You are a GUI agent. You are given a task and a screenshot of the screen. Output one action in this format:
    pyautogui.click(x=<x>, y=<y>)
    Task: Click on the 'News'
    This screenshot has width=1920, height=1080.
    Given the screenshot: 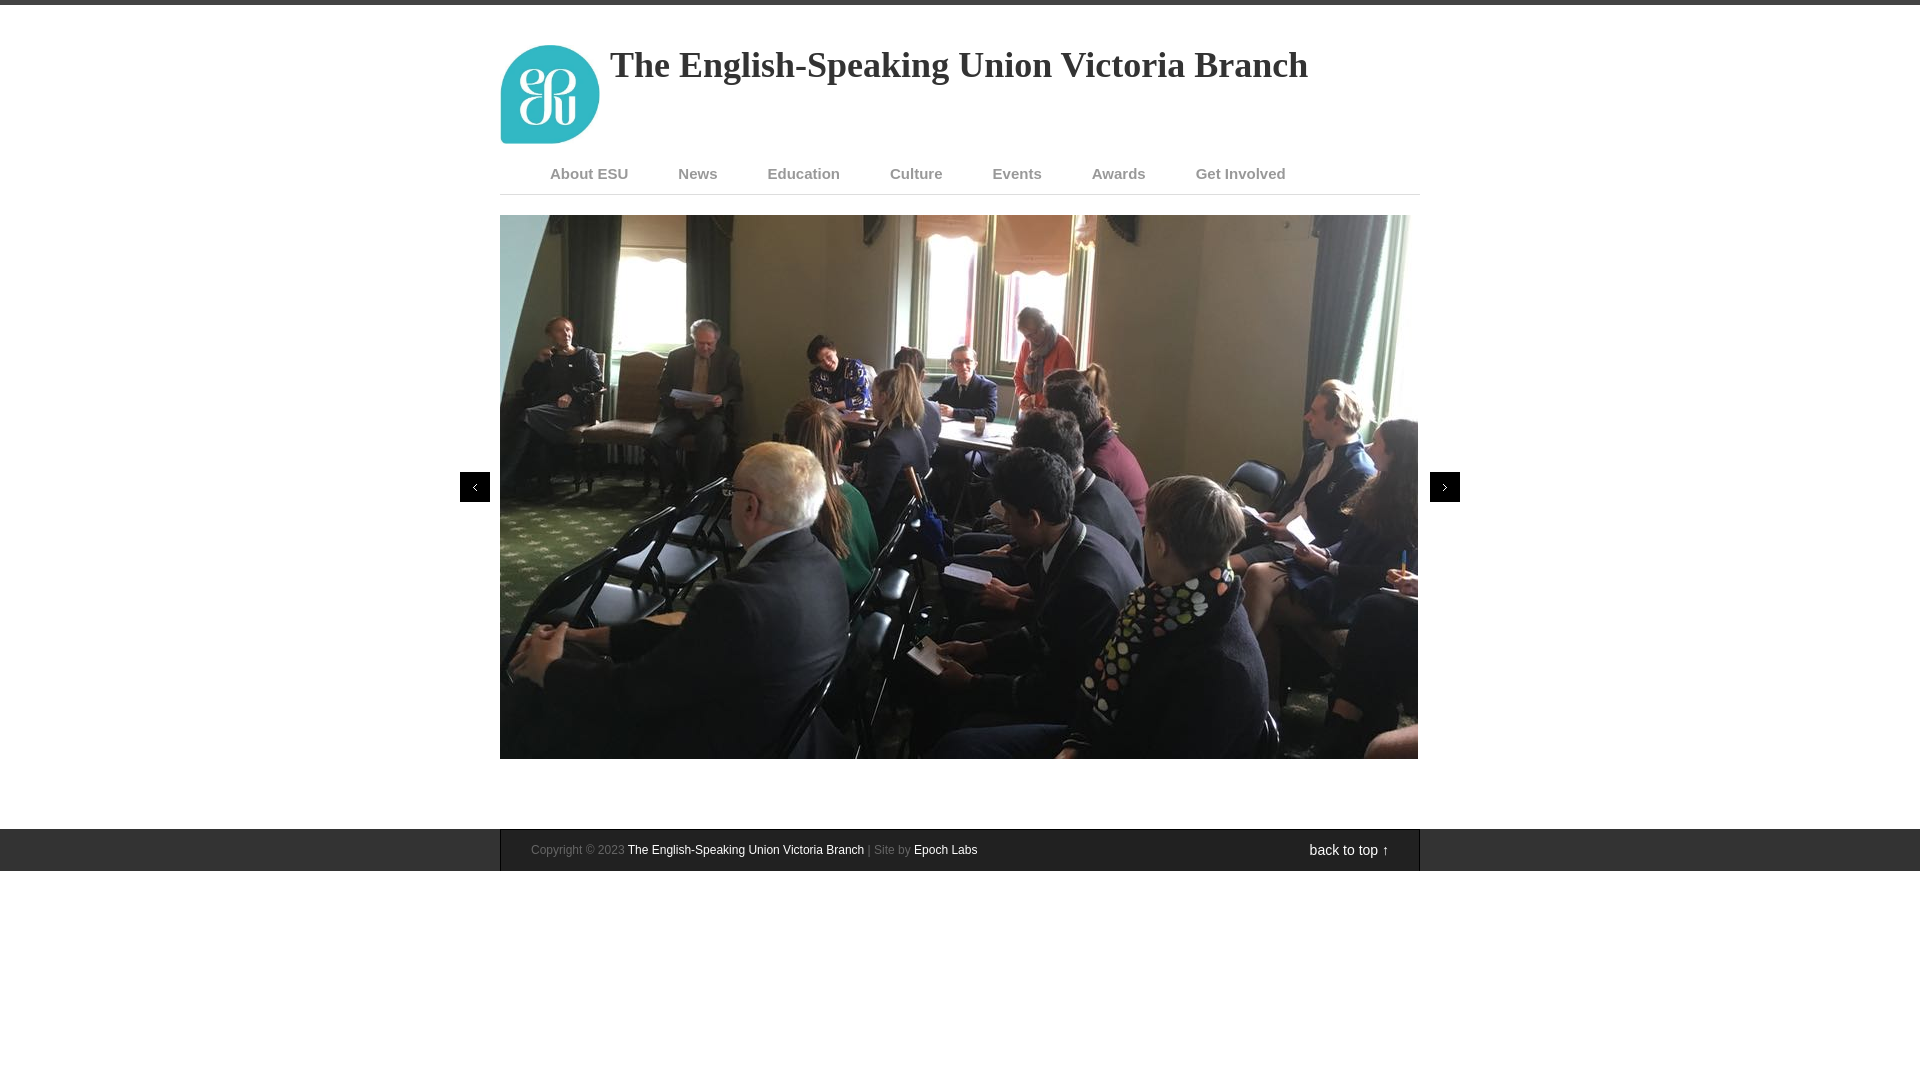 What is the action you would take?
    pyautogui.click(x=697, y=172)
    